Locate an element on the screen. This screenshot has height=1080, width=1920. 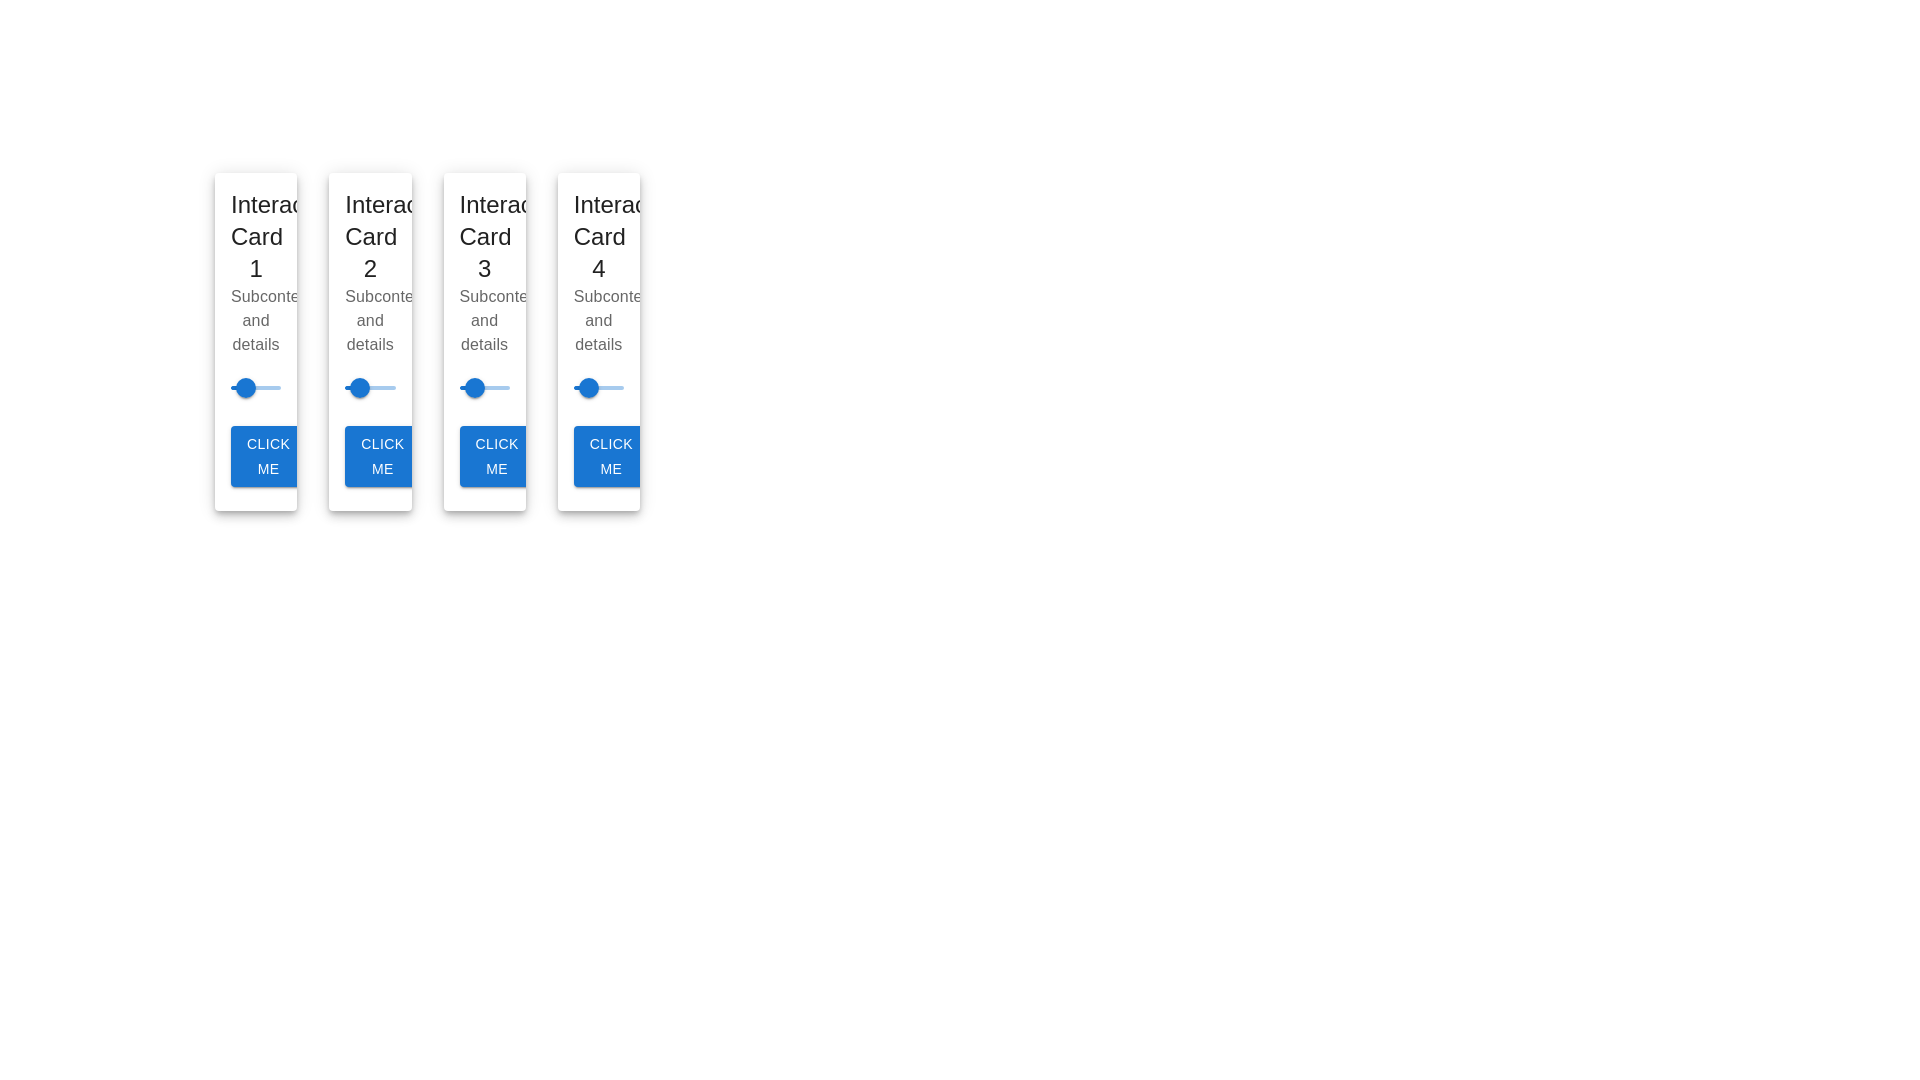
the thumb of the horizontal slider, located in the lower part of 'Interactive Card 4' is located at coordinates (597, 388).